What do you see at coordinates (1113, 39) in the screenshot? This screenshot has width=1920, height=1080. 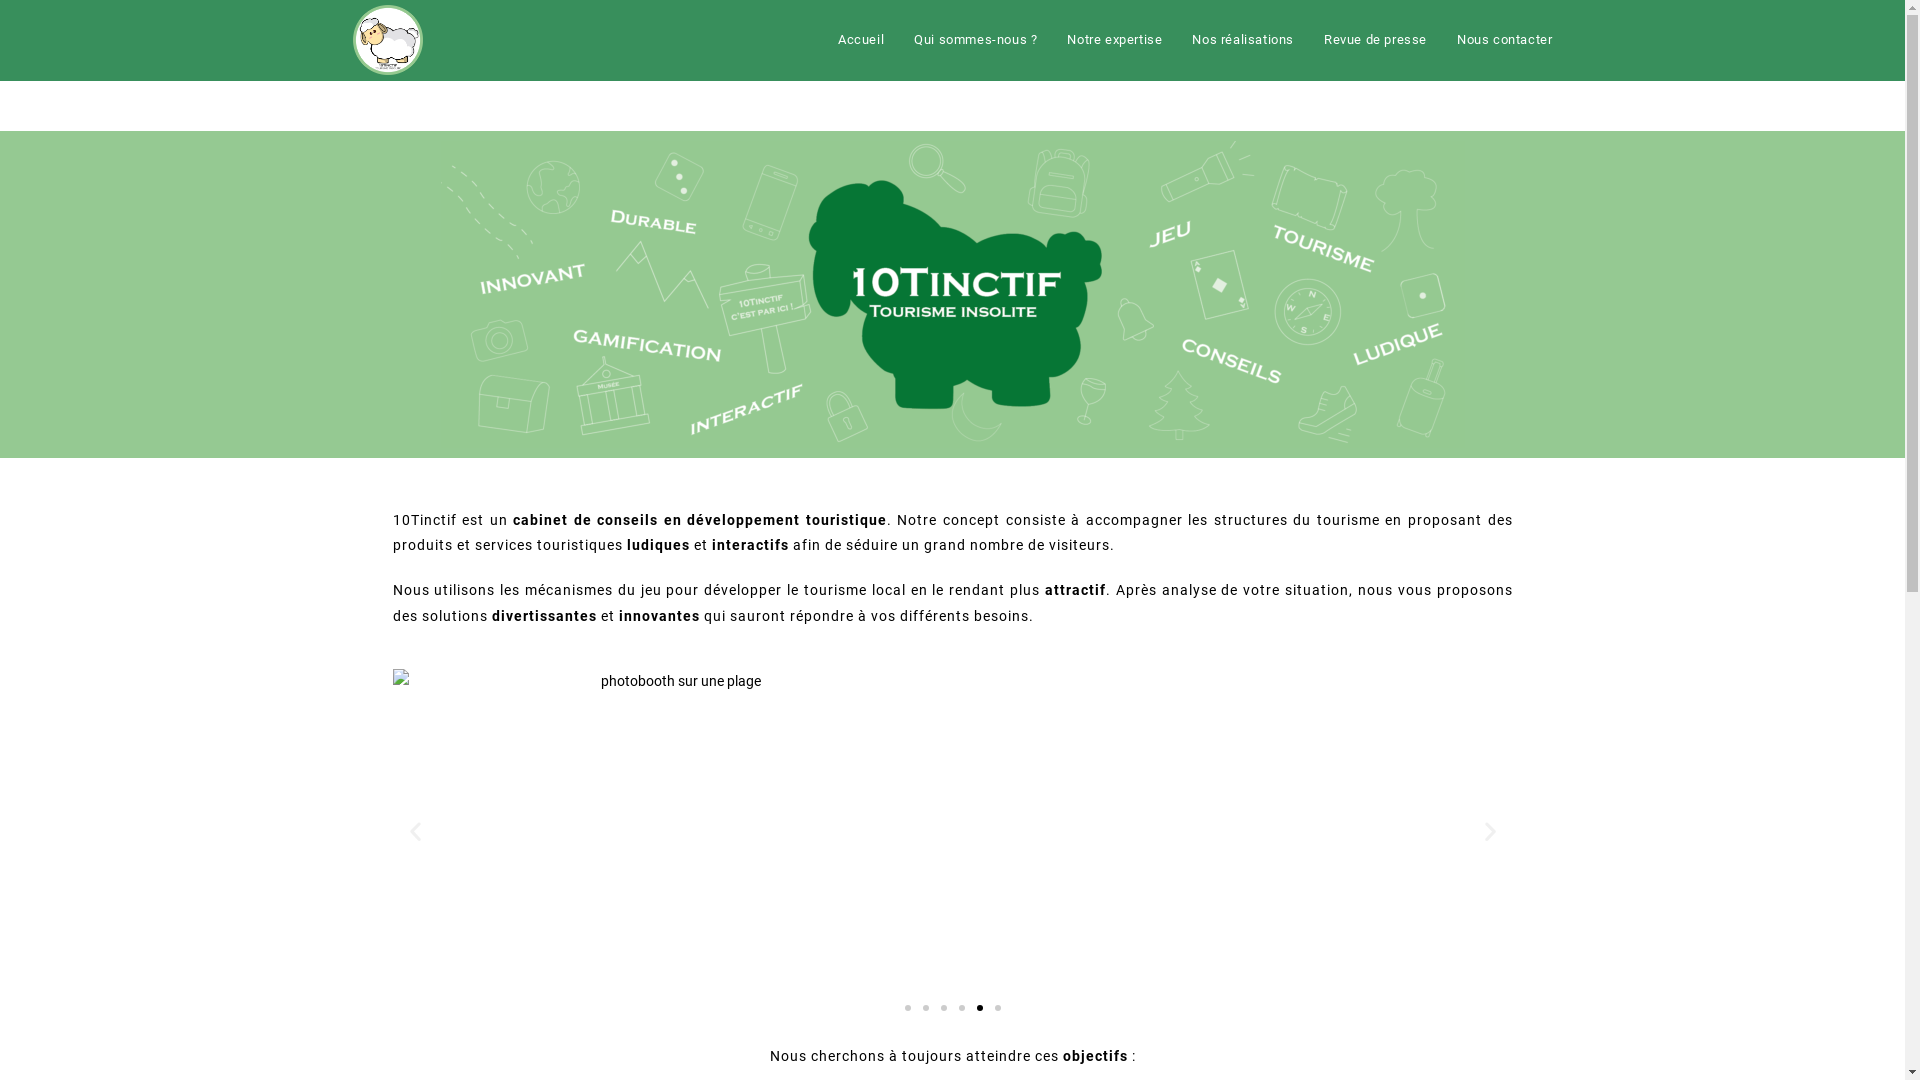 I see `'Notre expertise'` at bounding box center [1113, 39].